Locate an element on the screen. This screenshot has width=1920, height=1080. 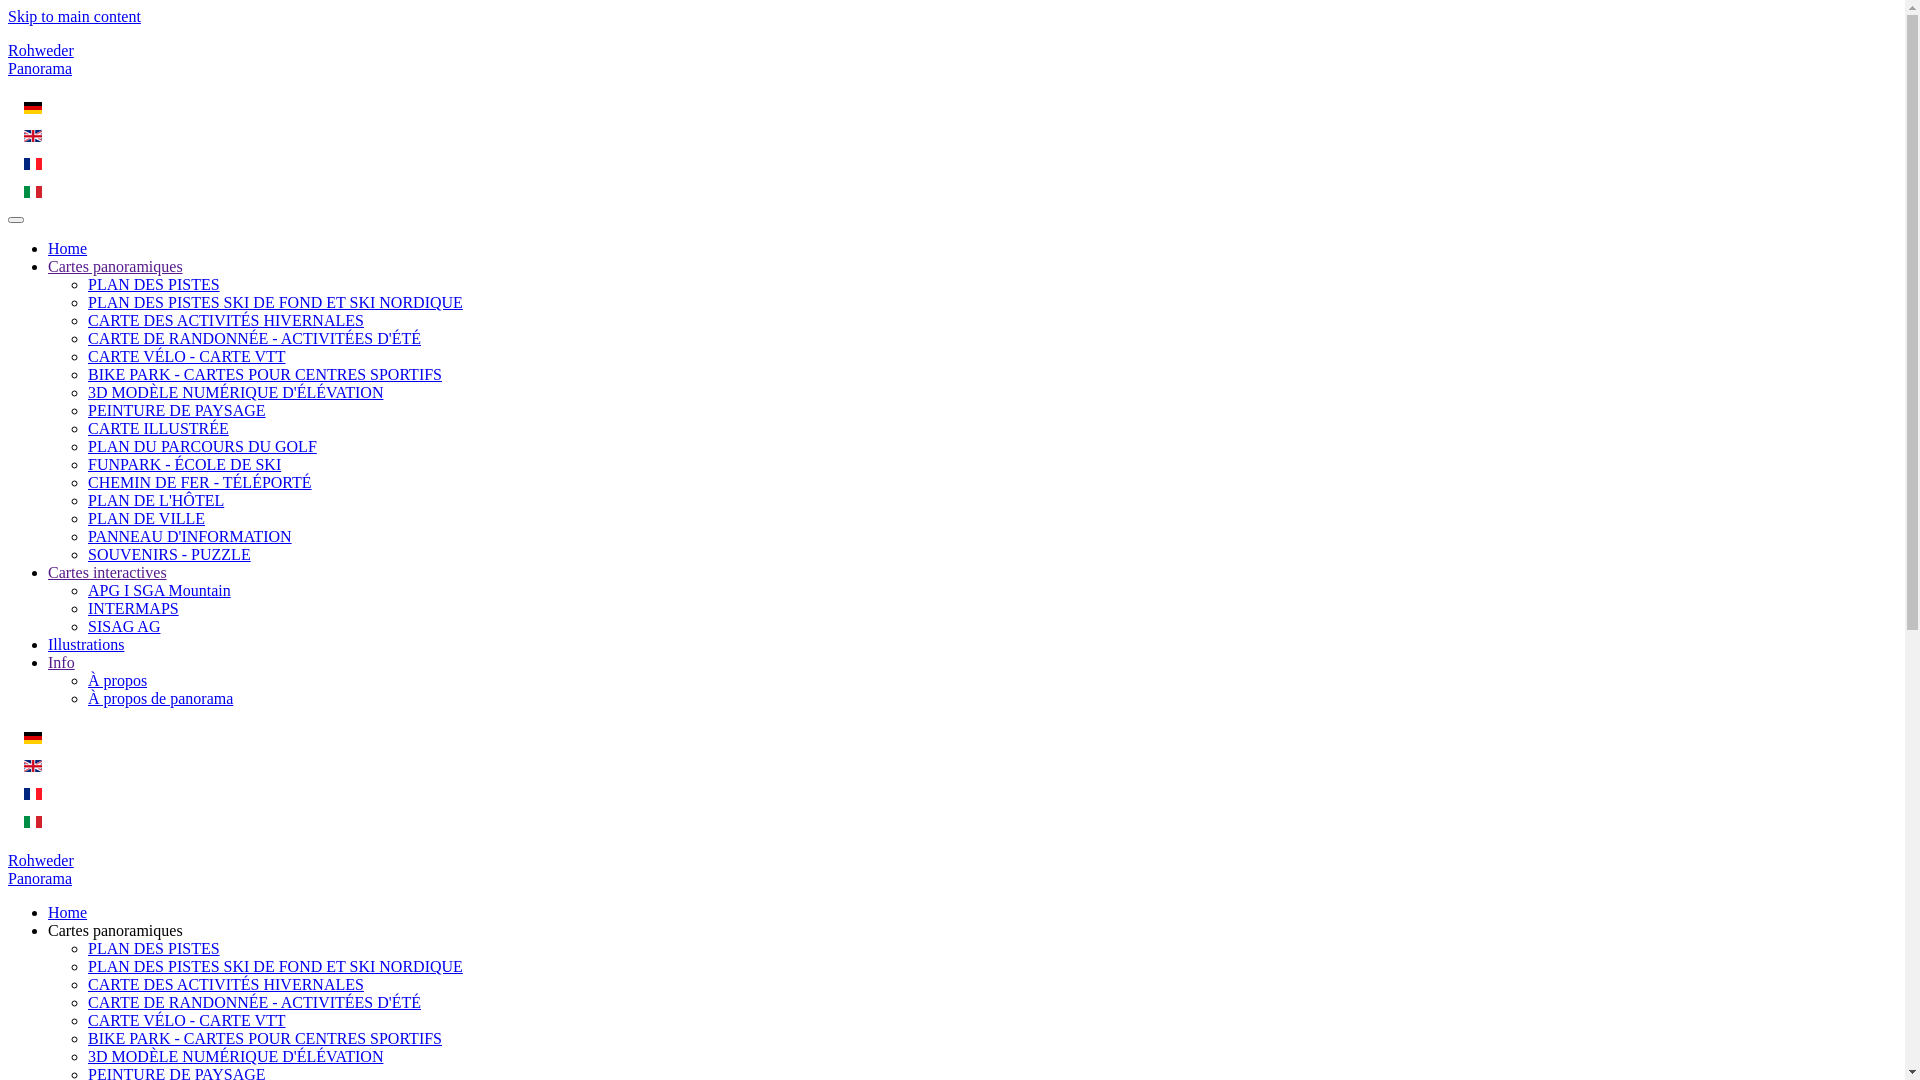
'Illustrations' is located at coordinates (85, 644).